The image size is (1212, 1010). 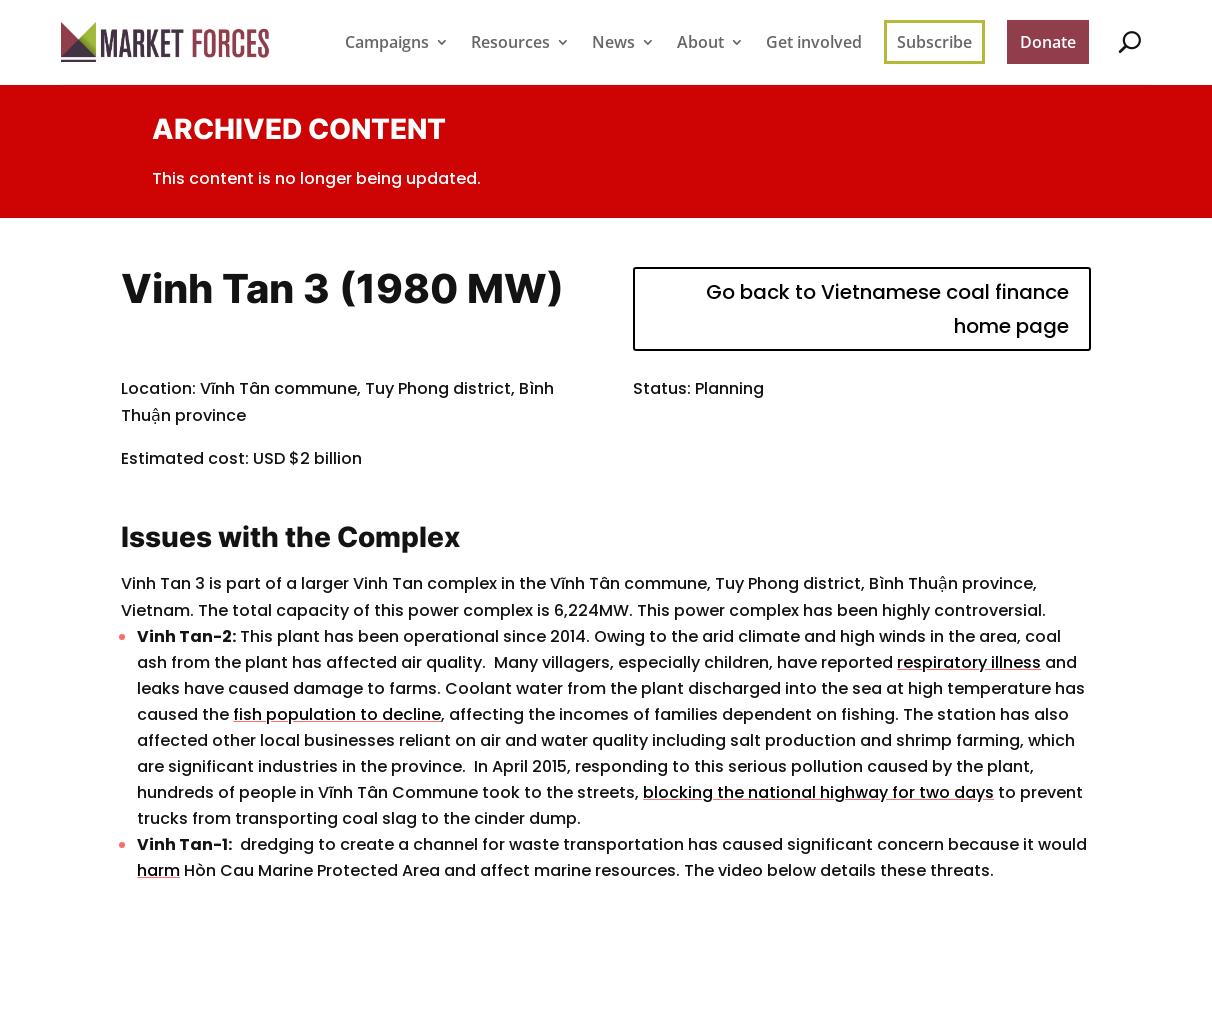 I want to click on 'FAQ', so click(x=705, y=229).